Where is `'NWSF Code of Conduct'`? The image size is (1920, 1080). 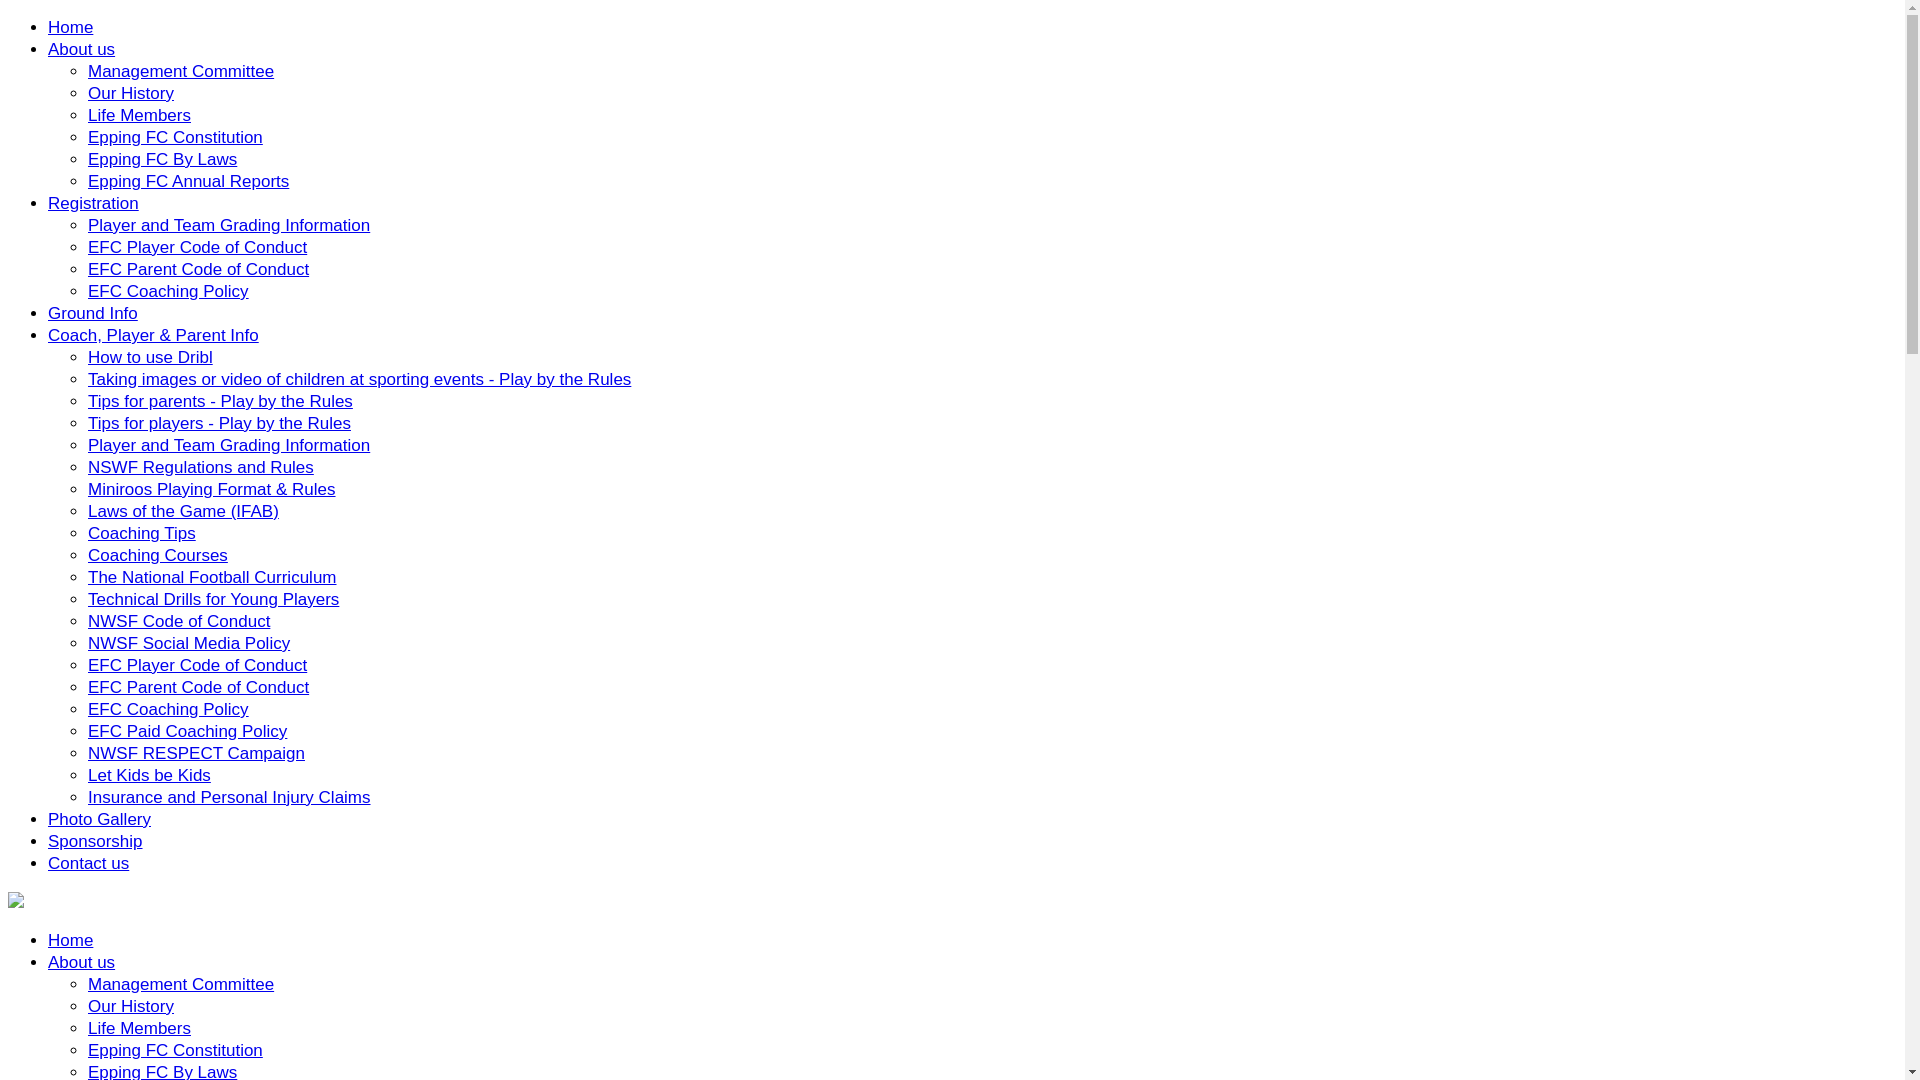
'NWSF Code of Conduct' is located at coordinates (178, 620).